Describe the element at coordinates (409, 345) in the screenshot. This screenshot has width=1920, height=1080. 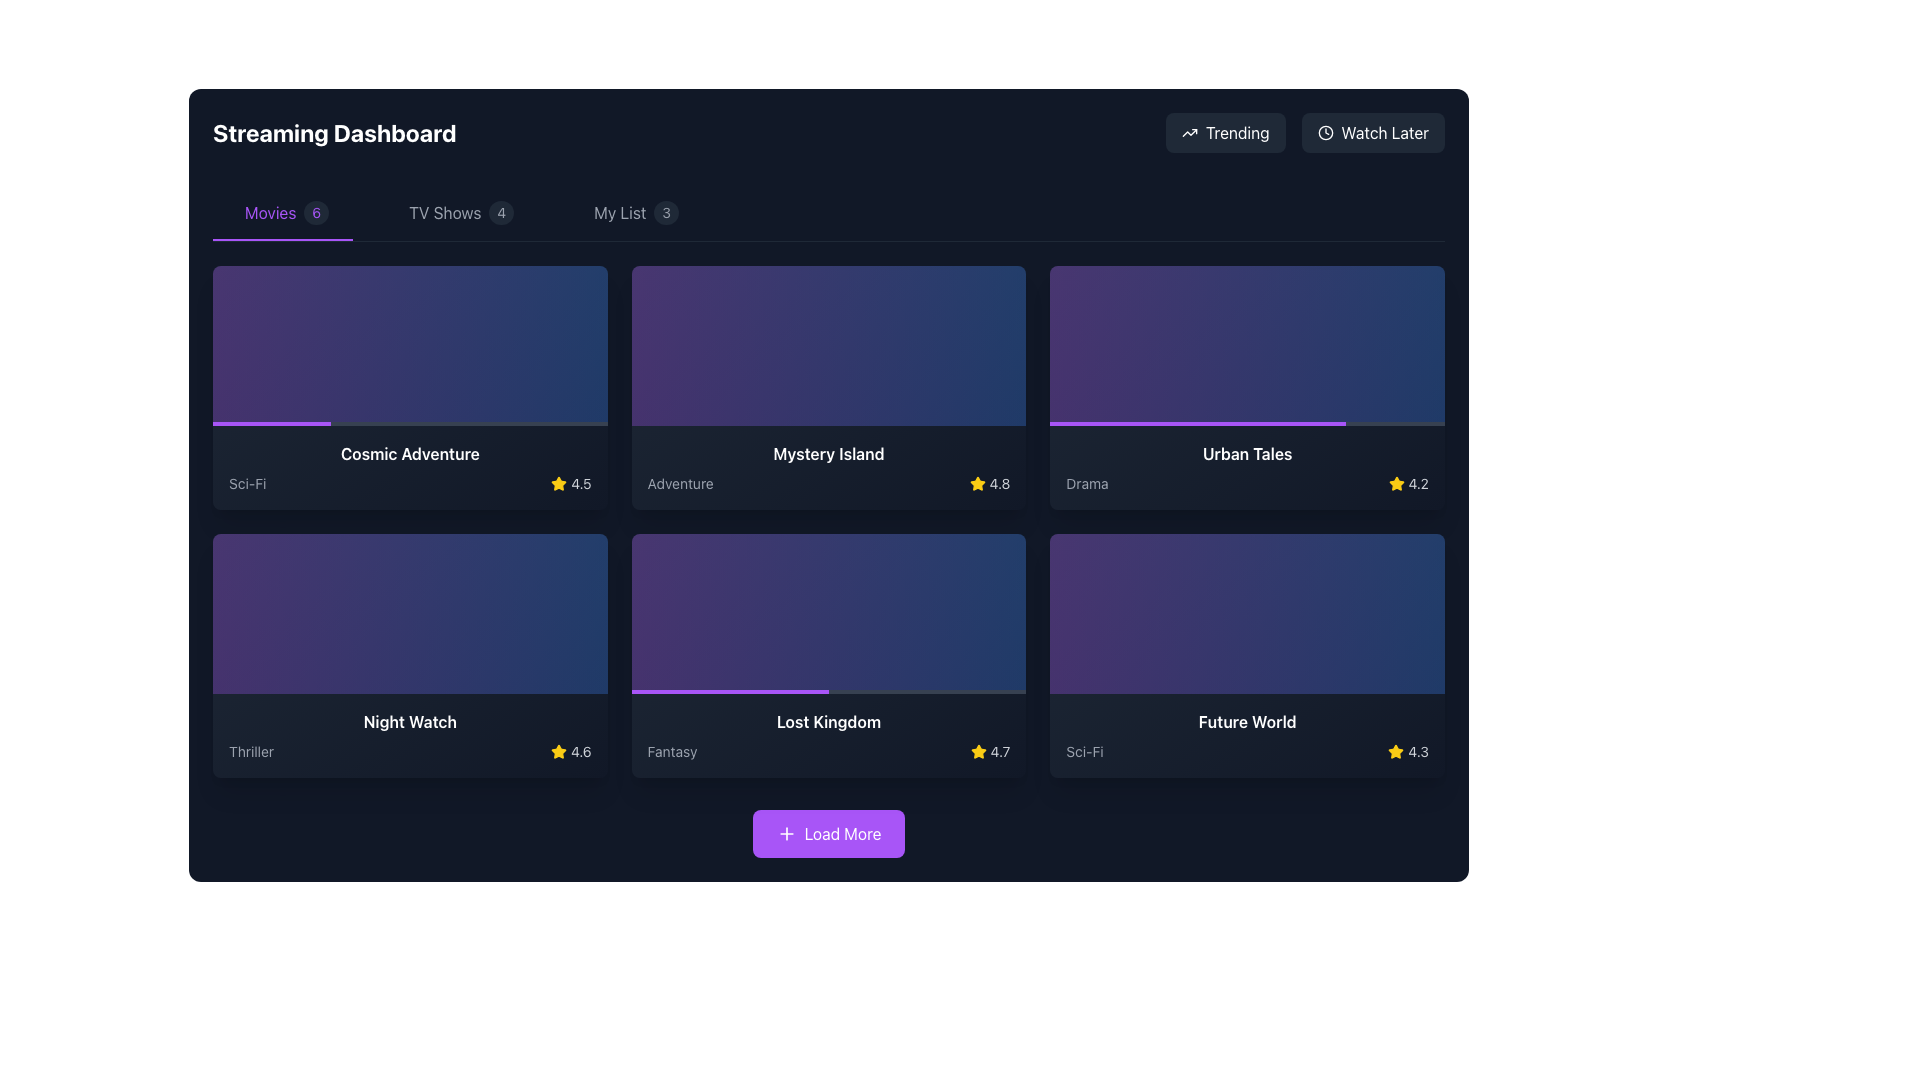
I see `the rectangular gradient background that transitions from semi-transparent purple to semi-transparent blue, located in the top section of the 'Cosmic Adventure' card` at that location.